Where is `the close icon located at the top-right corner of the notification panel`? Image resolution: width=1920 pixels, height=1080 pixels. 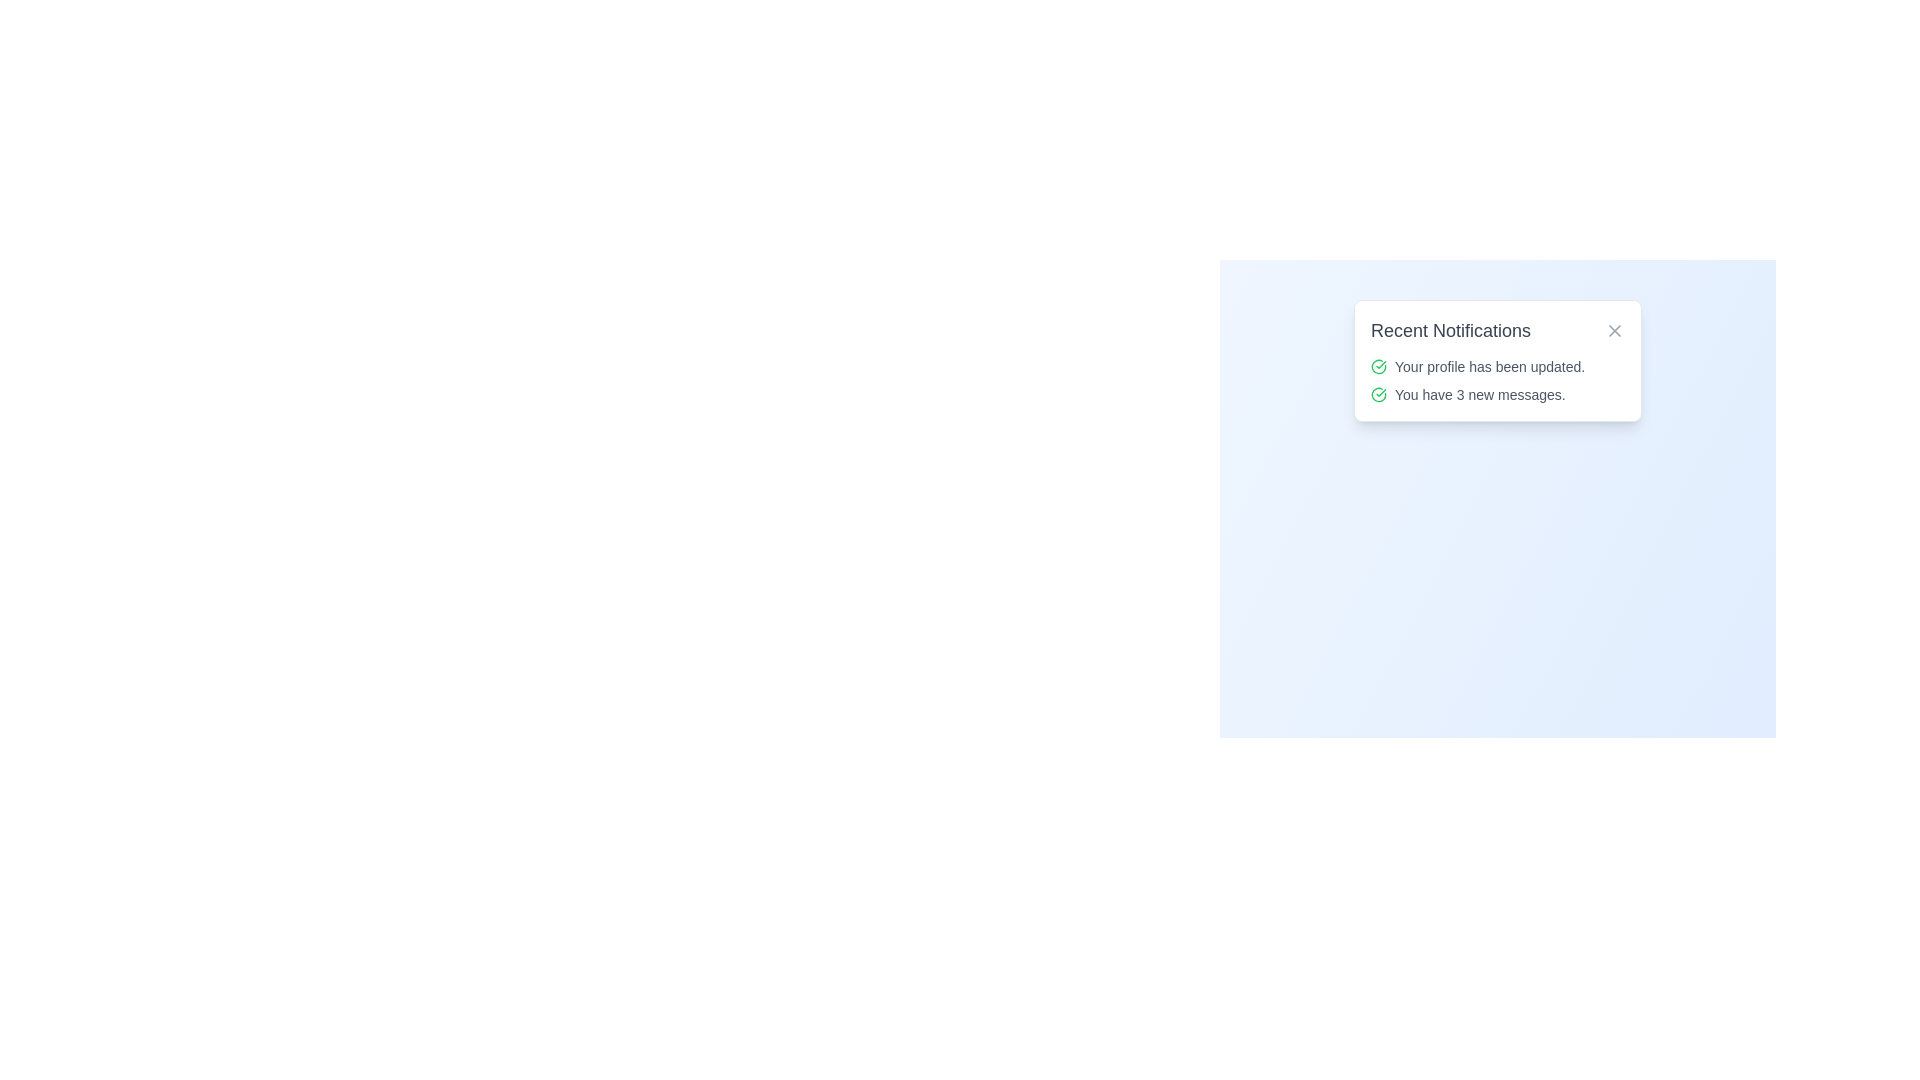
the close icon located at the top-right corner of the notification panel is located at coordinates (1614, 330).